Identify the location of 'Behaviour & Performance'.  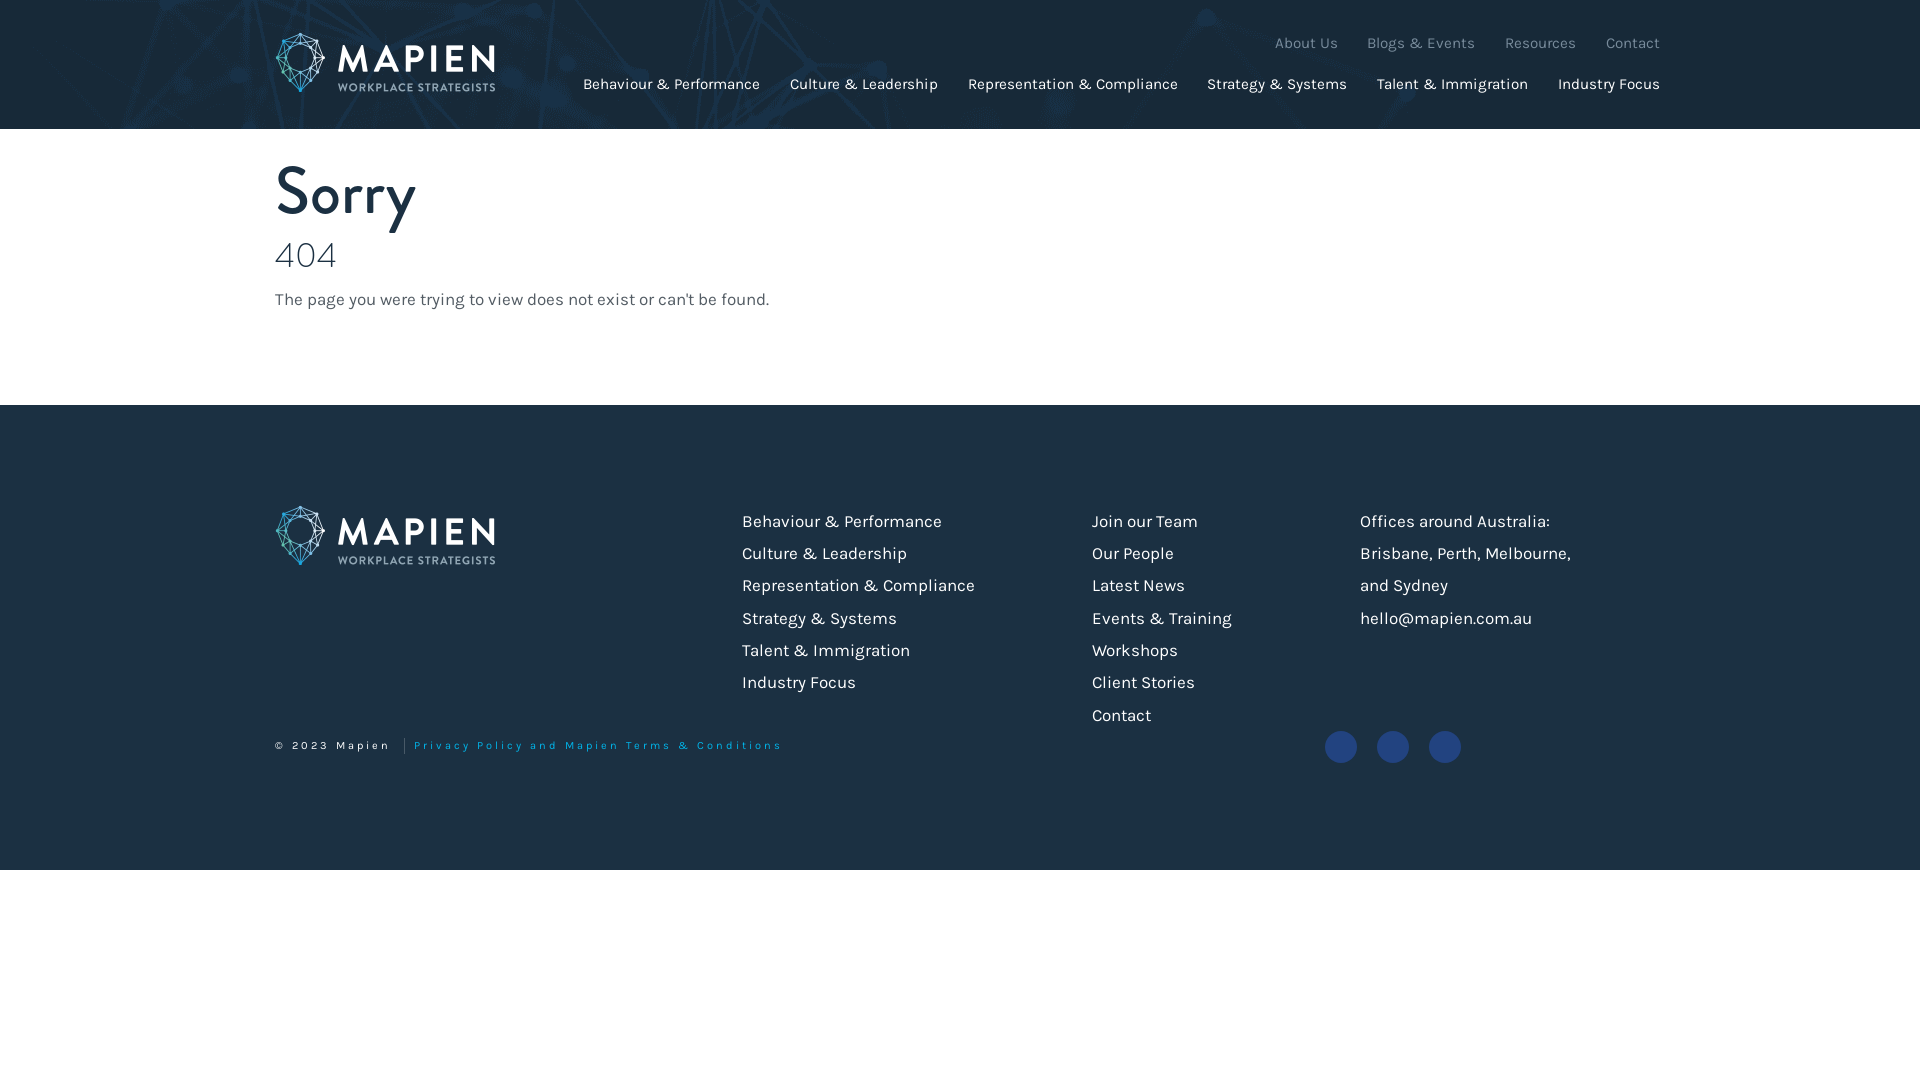
(841, 519).